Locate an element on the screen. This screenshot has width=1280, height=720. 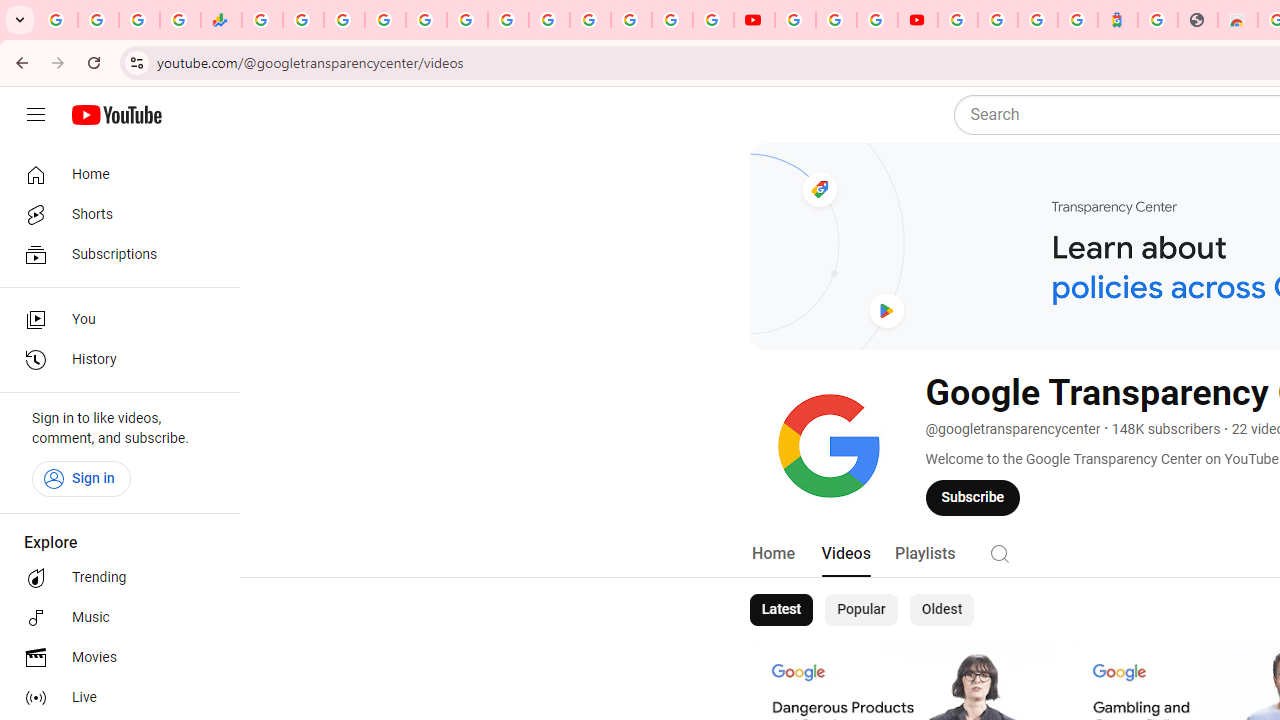
'Latest' is located at coordinates (779, 608).